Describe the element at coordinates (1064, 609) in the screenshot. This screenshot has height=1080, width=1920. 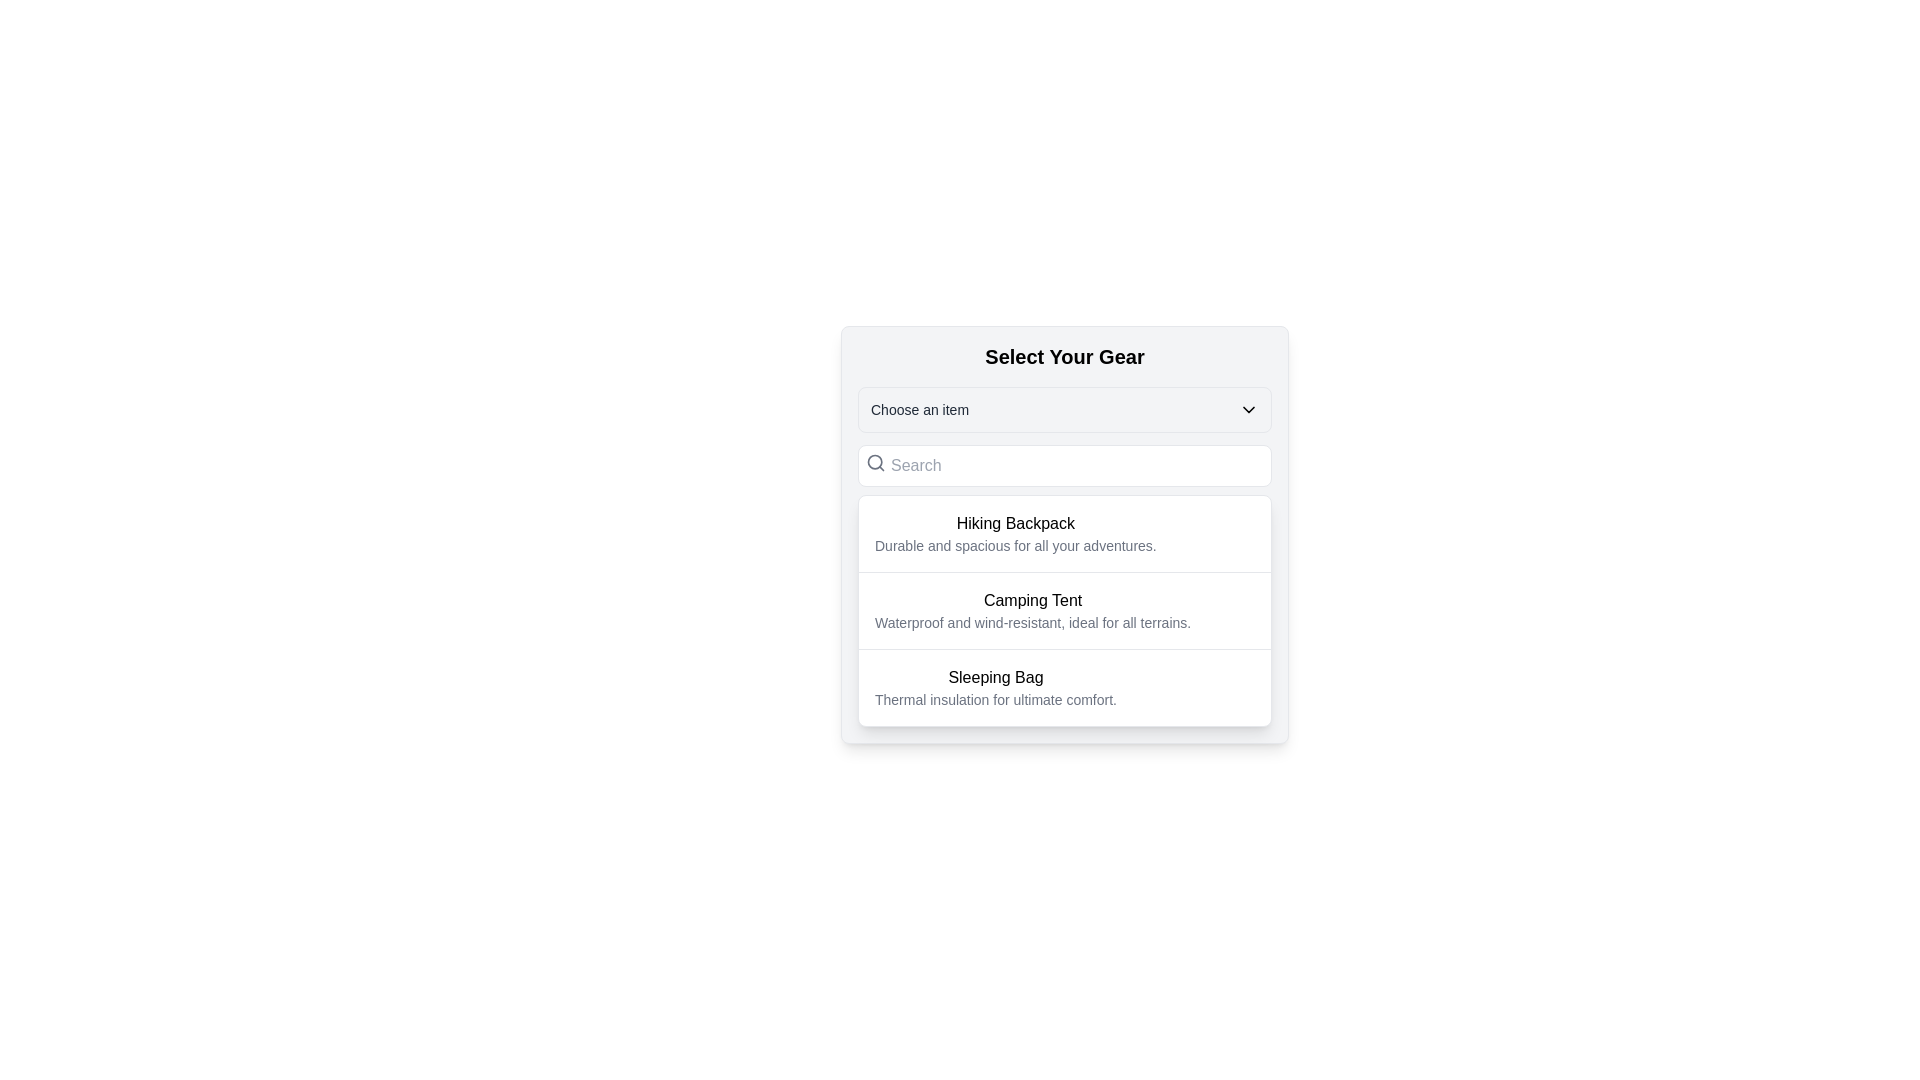
I see `the second item in the selectable list of gear options located centrally beneath the 'Search' box` at that location.